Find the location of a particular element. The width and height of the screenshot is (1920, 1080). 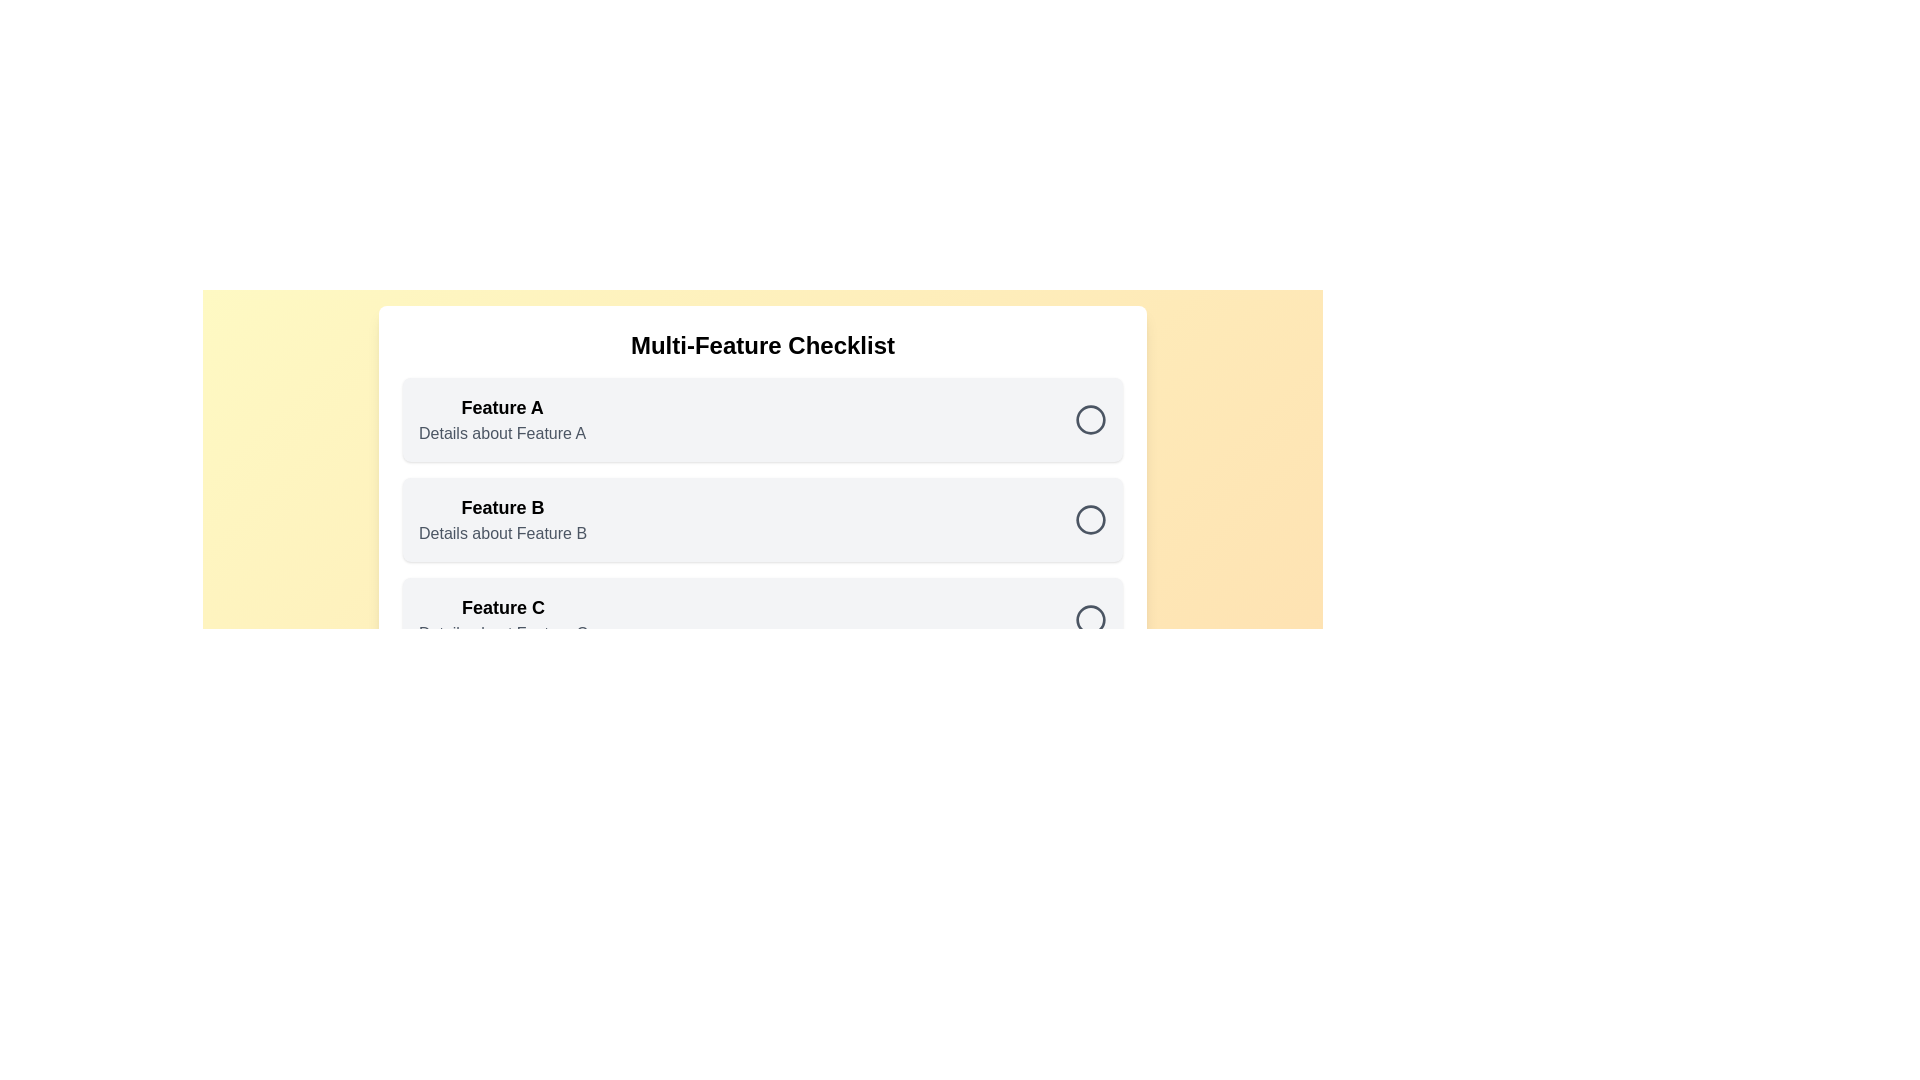

the checklist item Feature D is located at coordinates (1089, 720).